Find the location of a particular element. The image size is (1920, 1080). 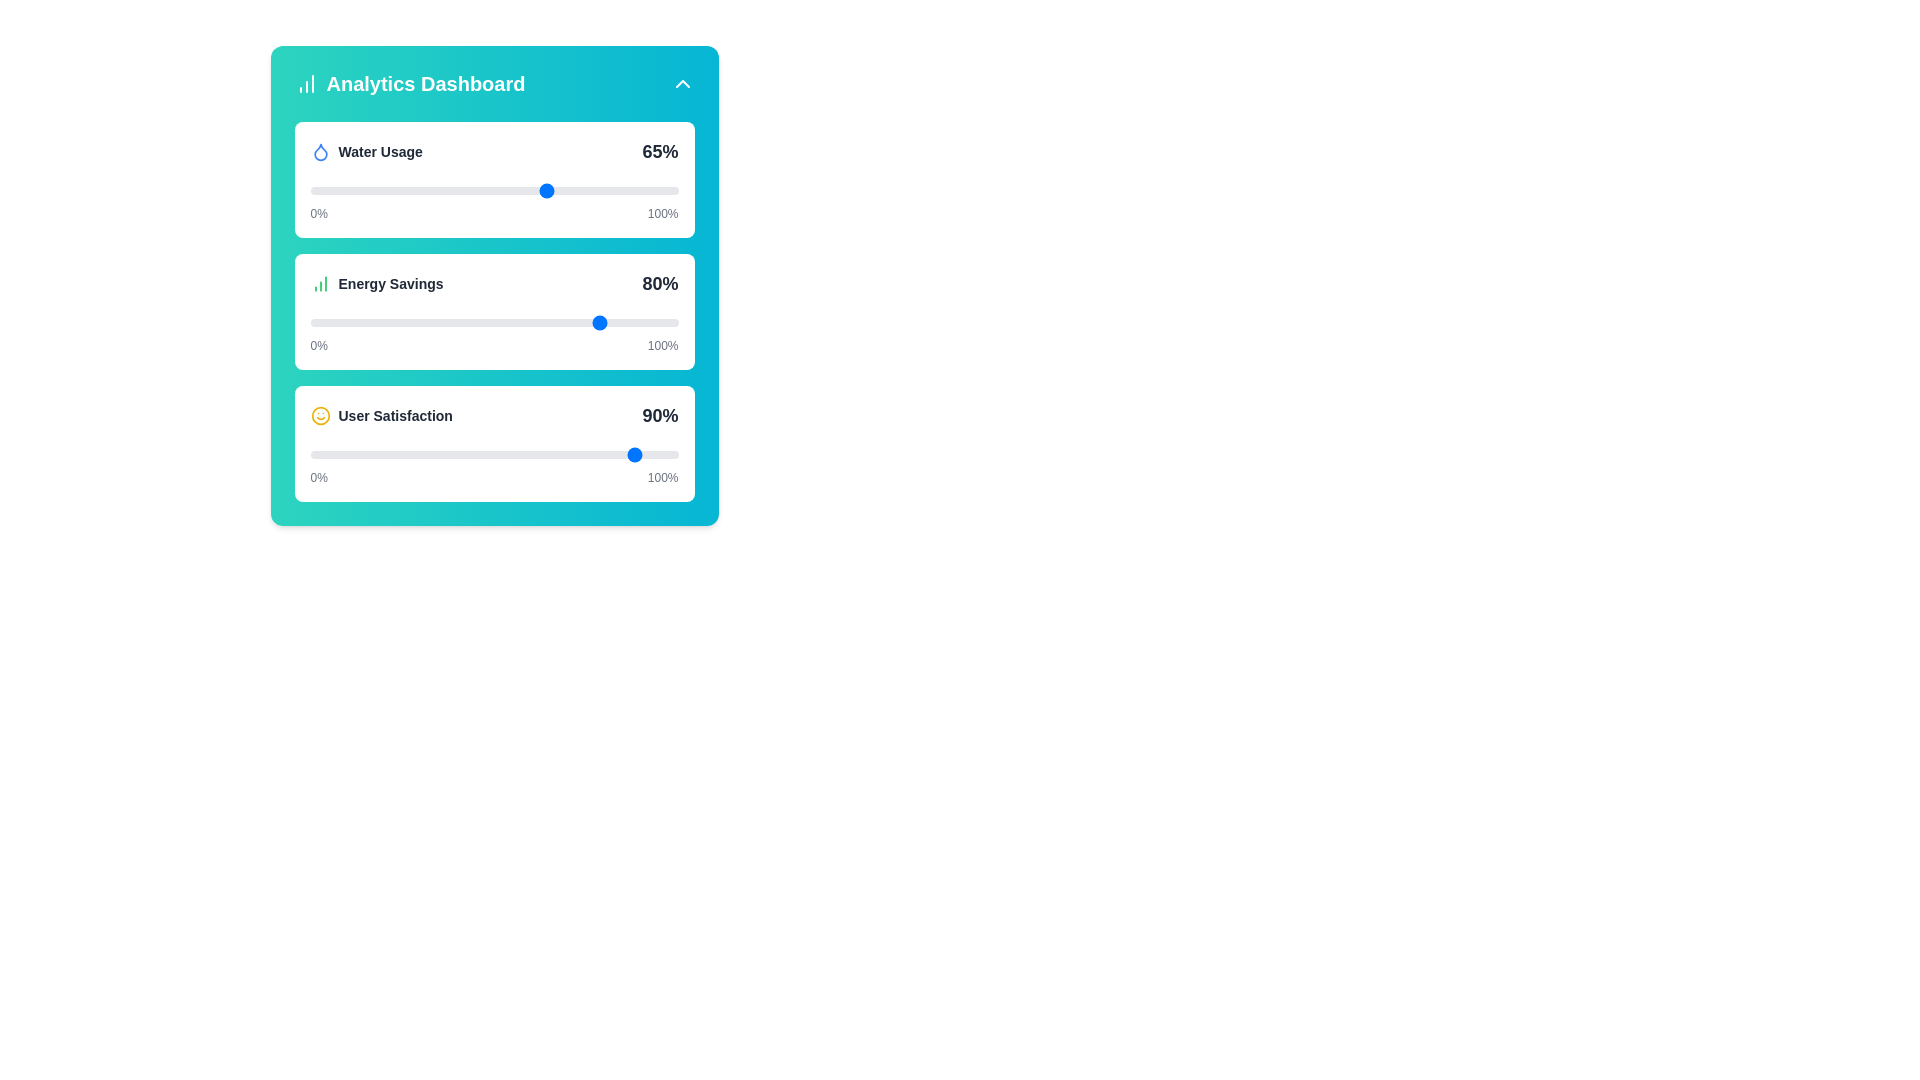

the slider is located at coordinates (538, 322).